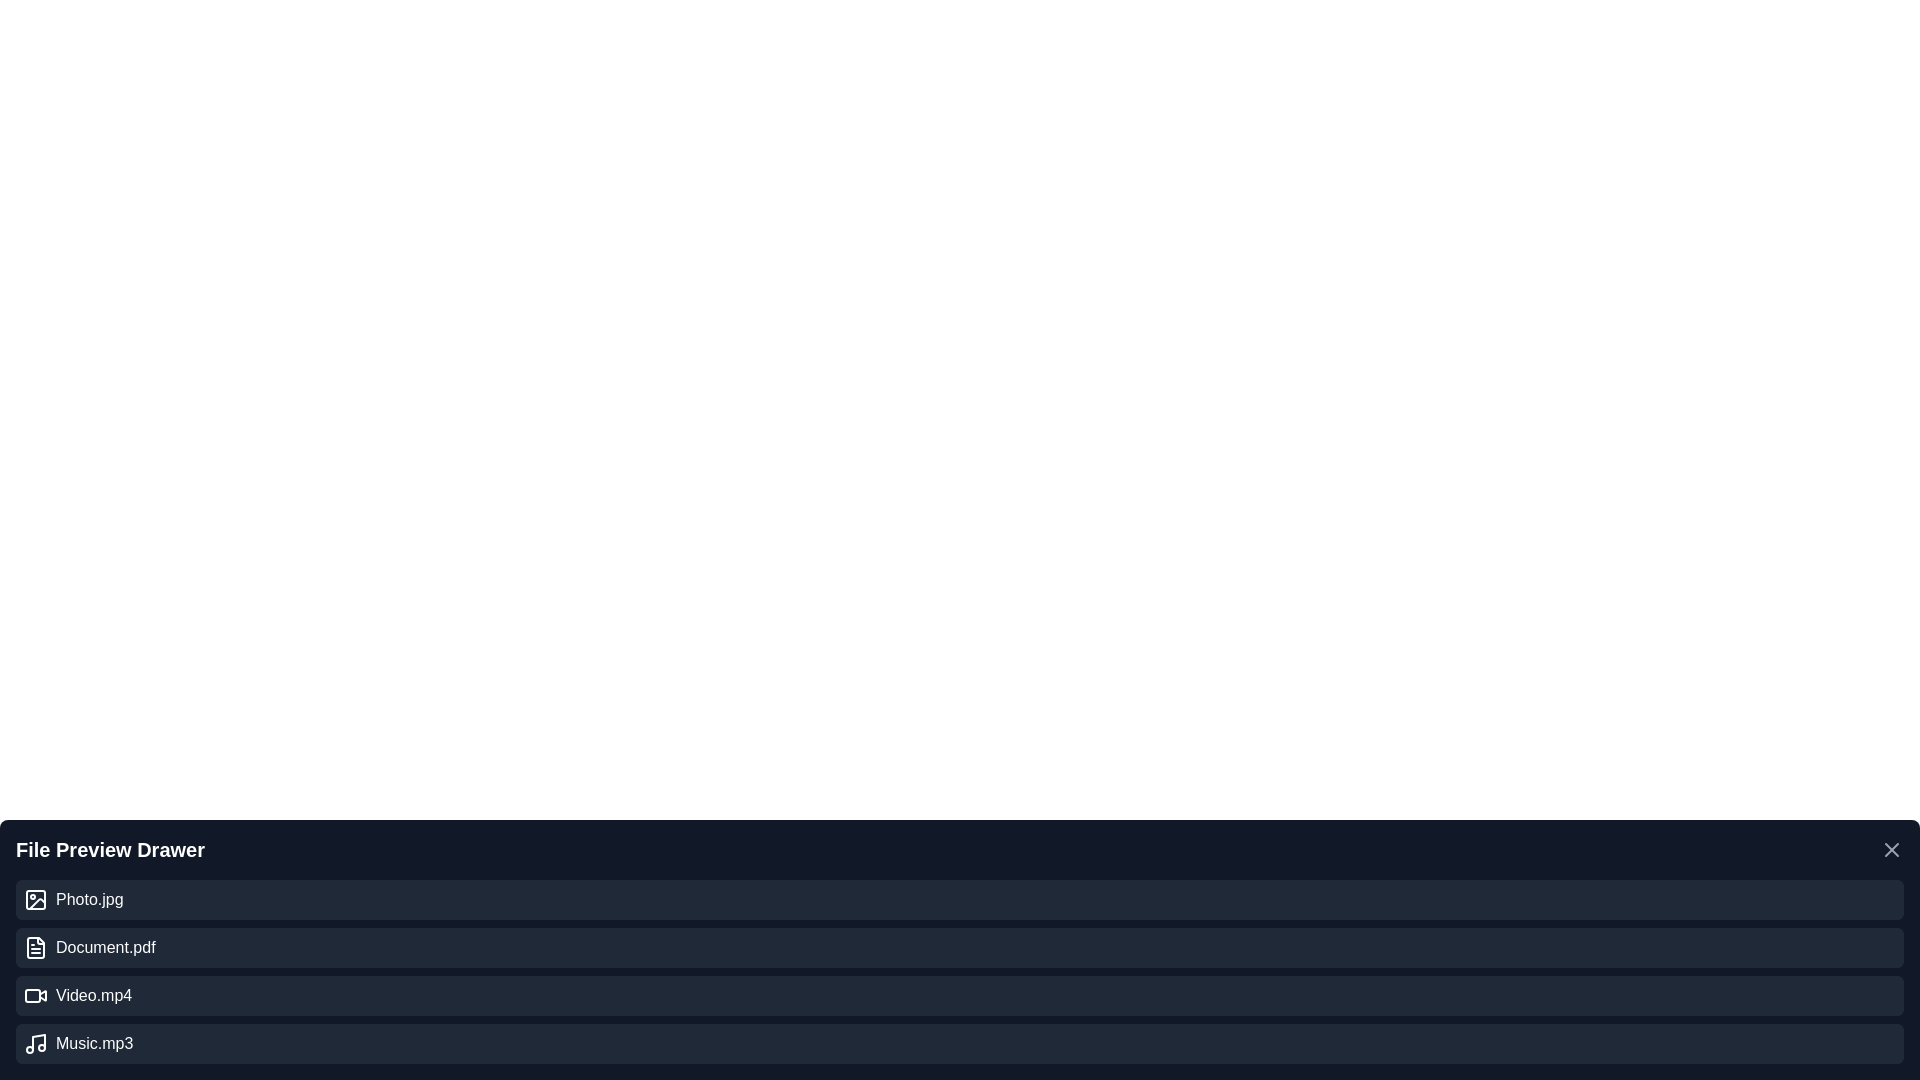  What do you see at coordinates (93, 995) in the screenshot?
I see `the static text element that represents a file name in the file preview drawer, located below 'Document.pdf' and above 'Music.mp3'` at bounding box center [93, 995].